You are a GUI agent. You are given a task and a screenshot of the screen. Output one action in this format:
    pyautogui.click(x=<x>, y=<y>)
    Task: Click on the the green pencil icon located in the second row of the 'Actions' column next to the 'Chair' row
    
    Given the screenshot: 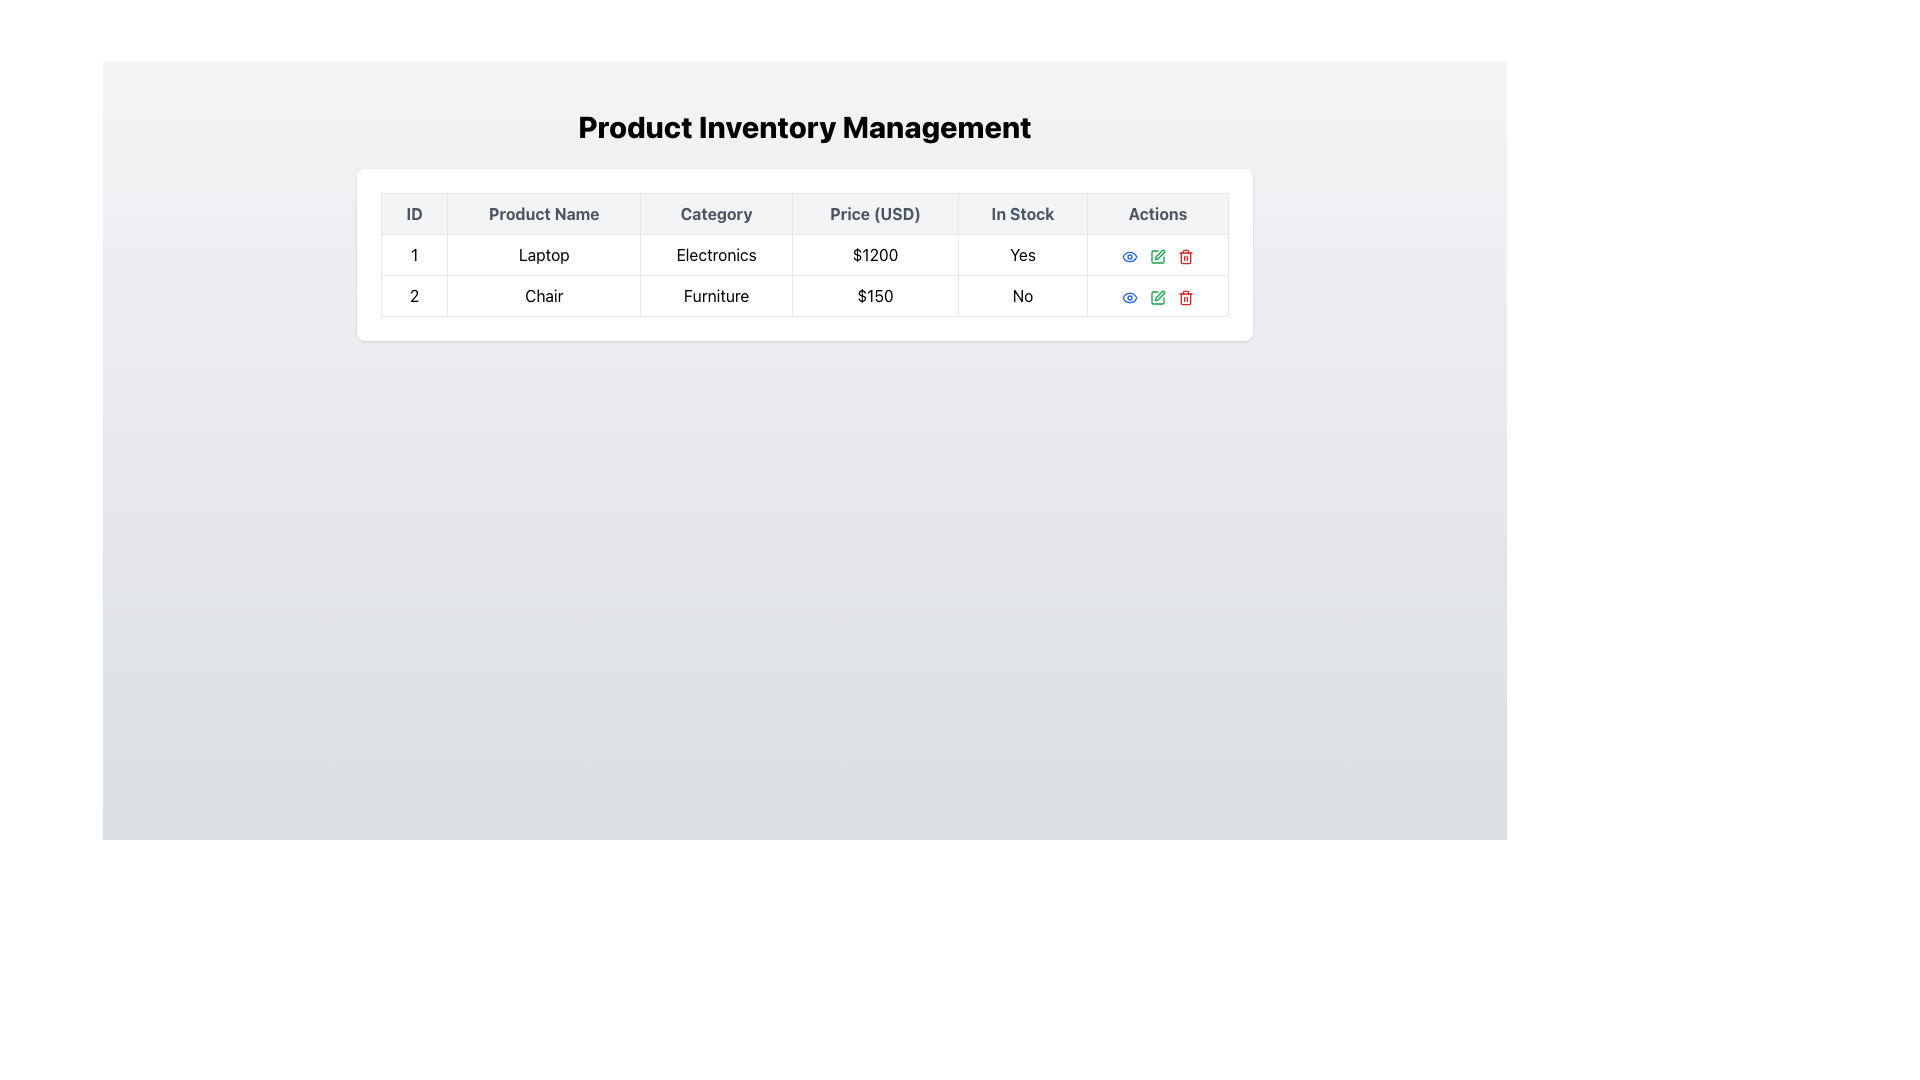 What is the action you would take?
    pyautogui.click(x=1157, y=254)
    